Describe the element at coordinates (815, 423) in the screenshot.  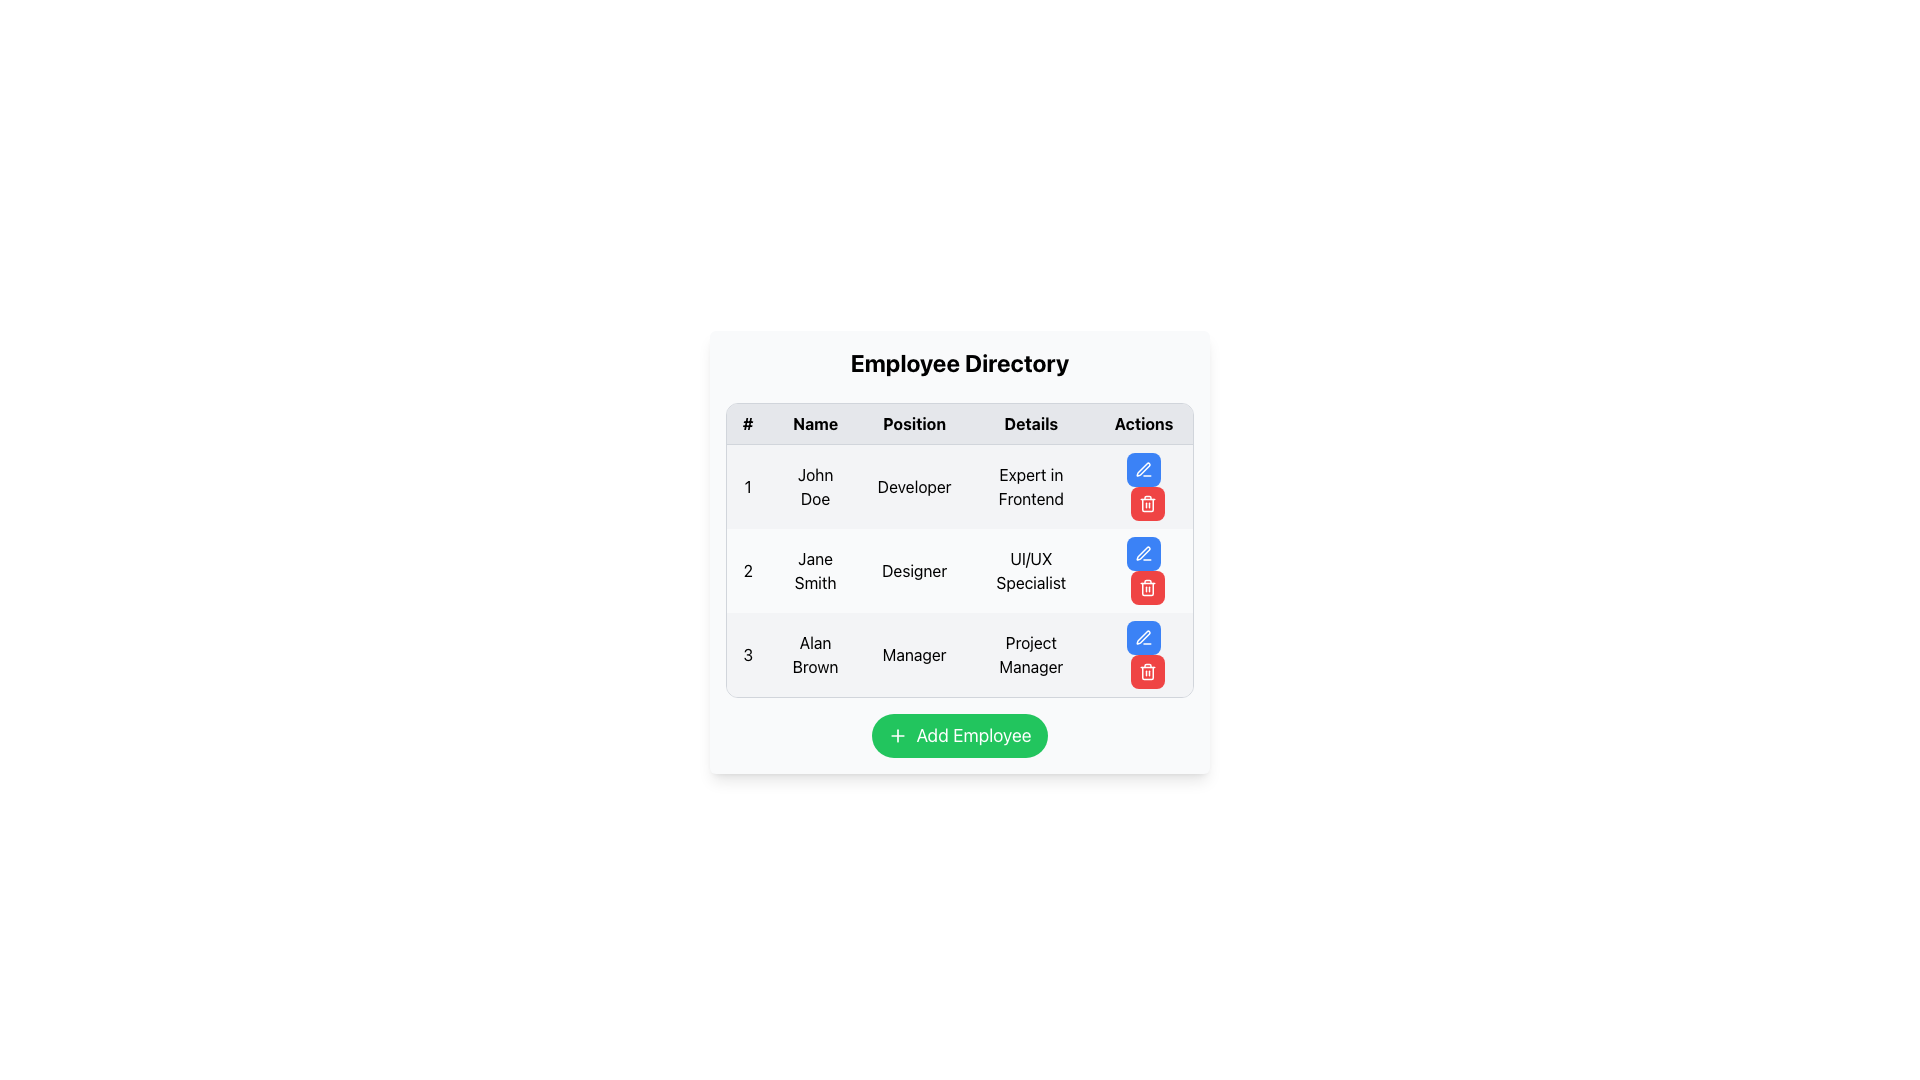
I see `the bold text header labeled 'Name' in the second column of the table's header row, which is styled with a black font and is centered above its respective column` at that location.